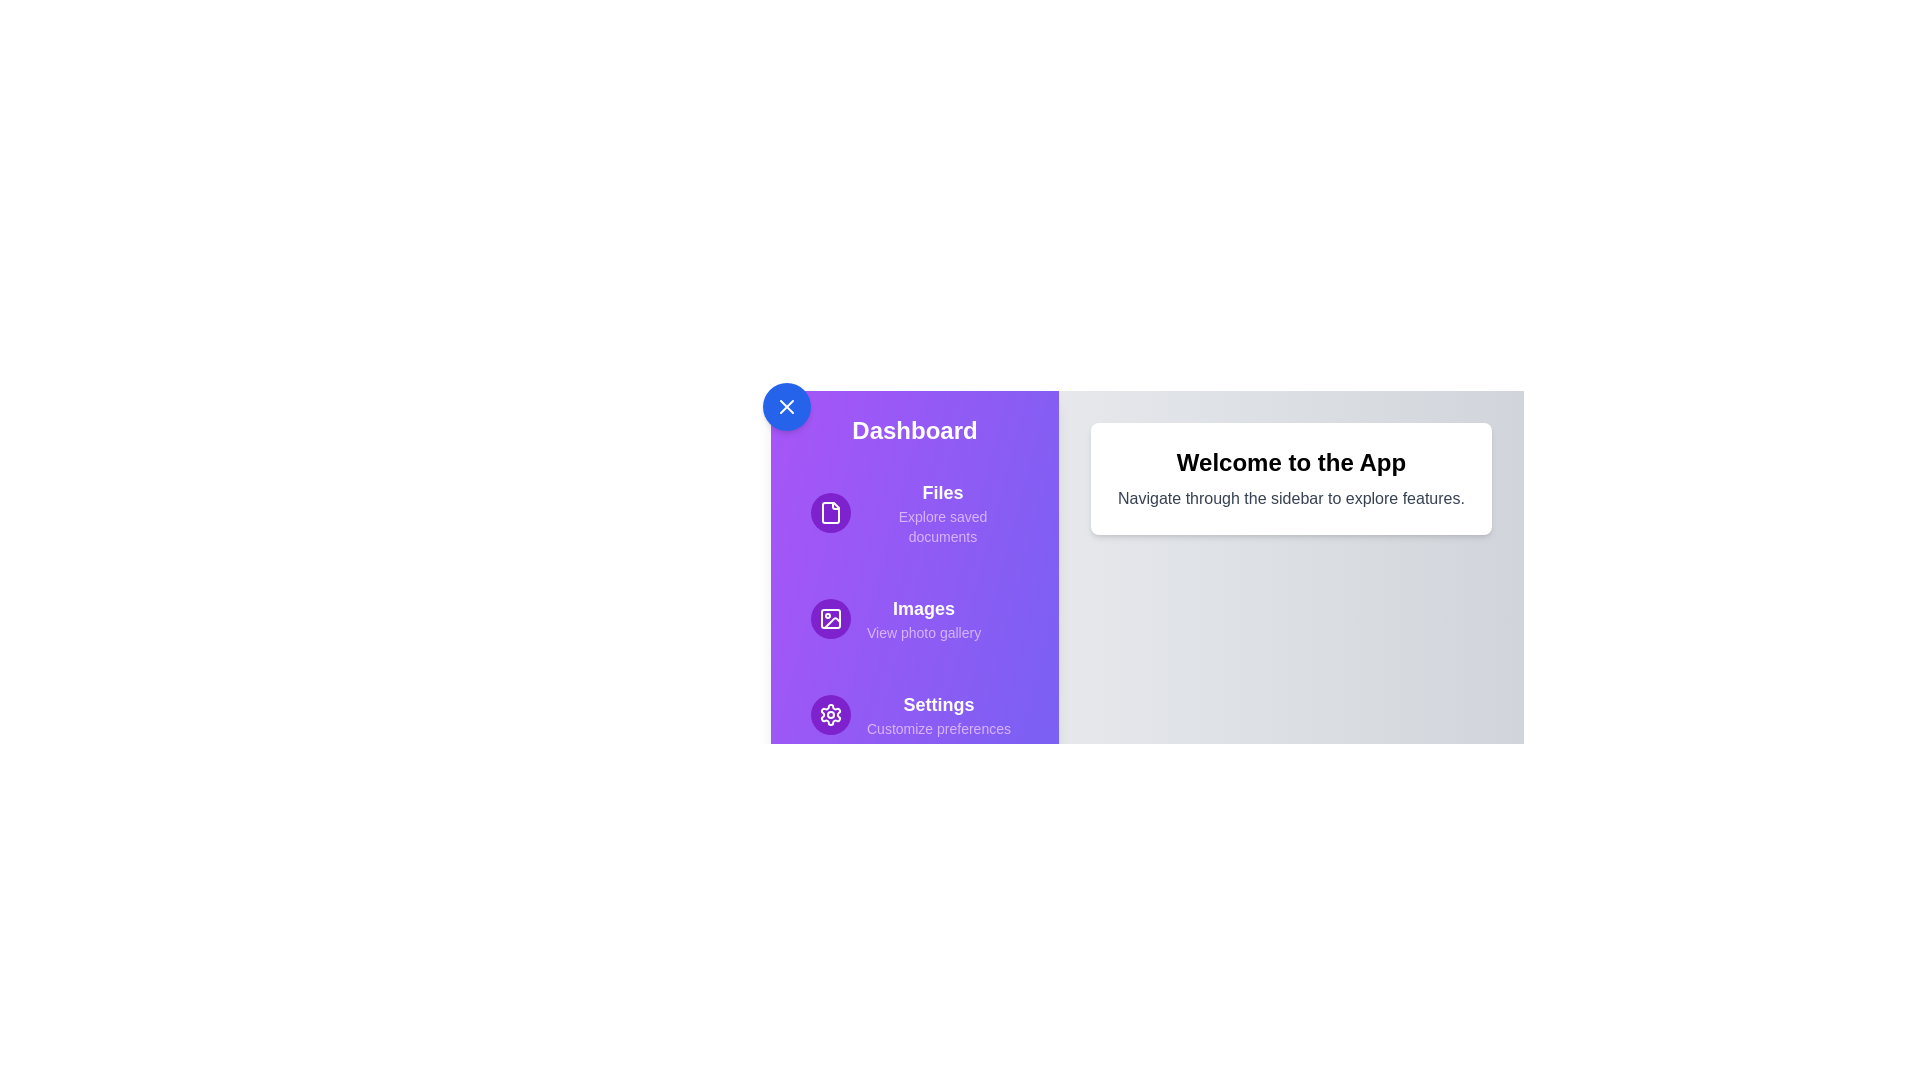 Image resolution: width=1920 pixels, height=1080 pixels. Describe the element at coordinates (914, 713) in the screenshot. I see `the menu item Settings in the sidebar` at that location.